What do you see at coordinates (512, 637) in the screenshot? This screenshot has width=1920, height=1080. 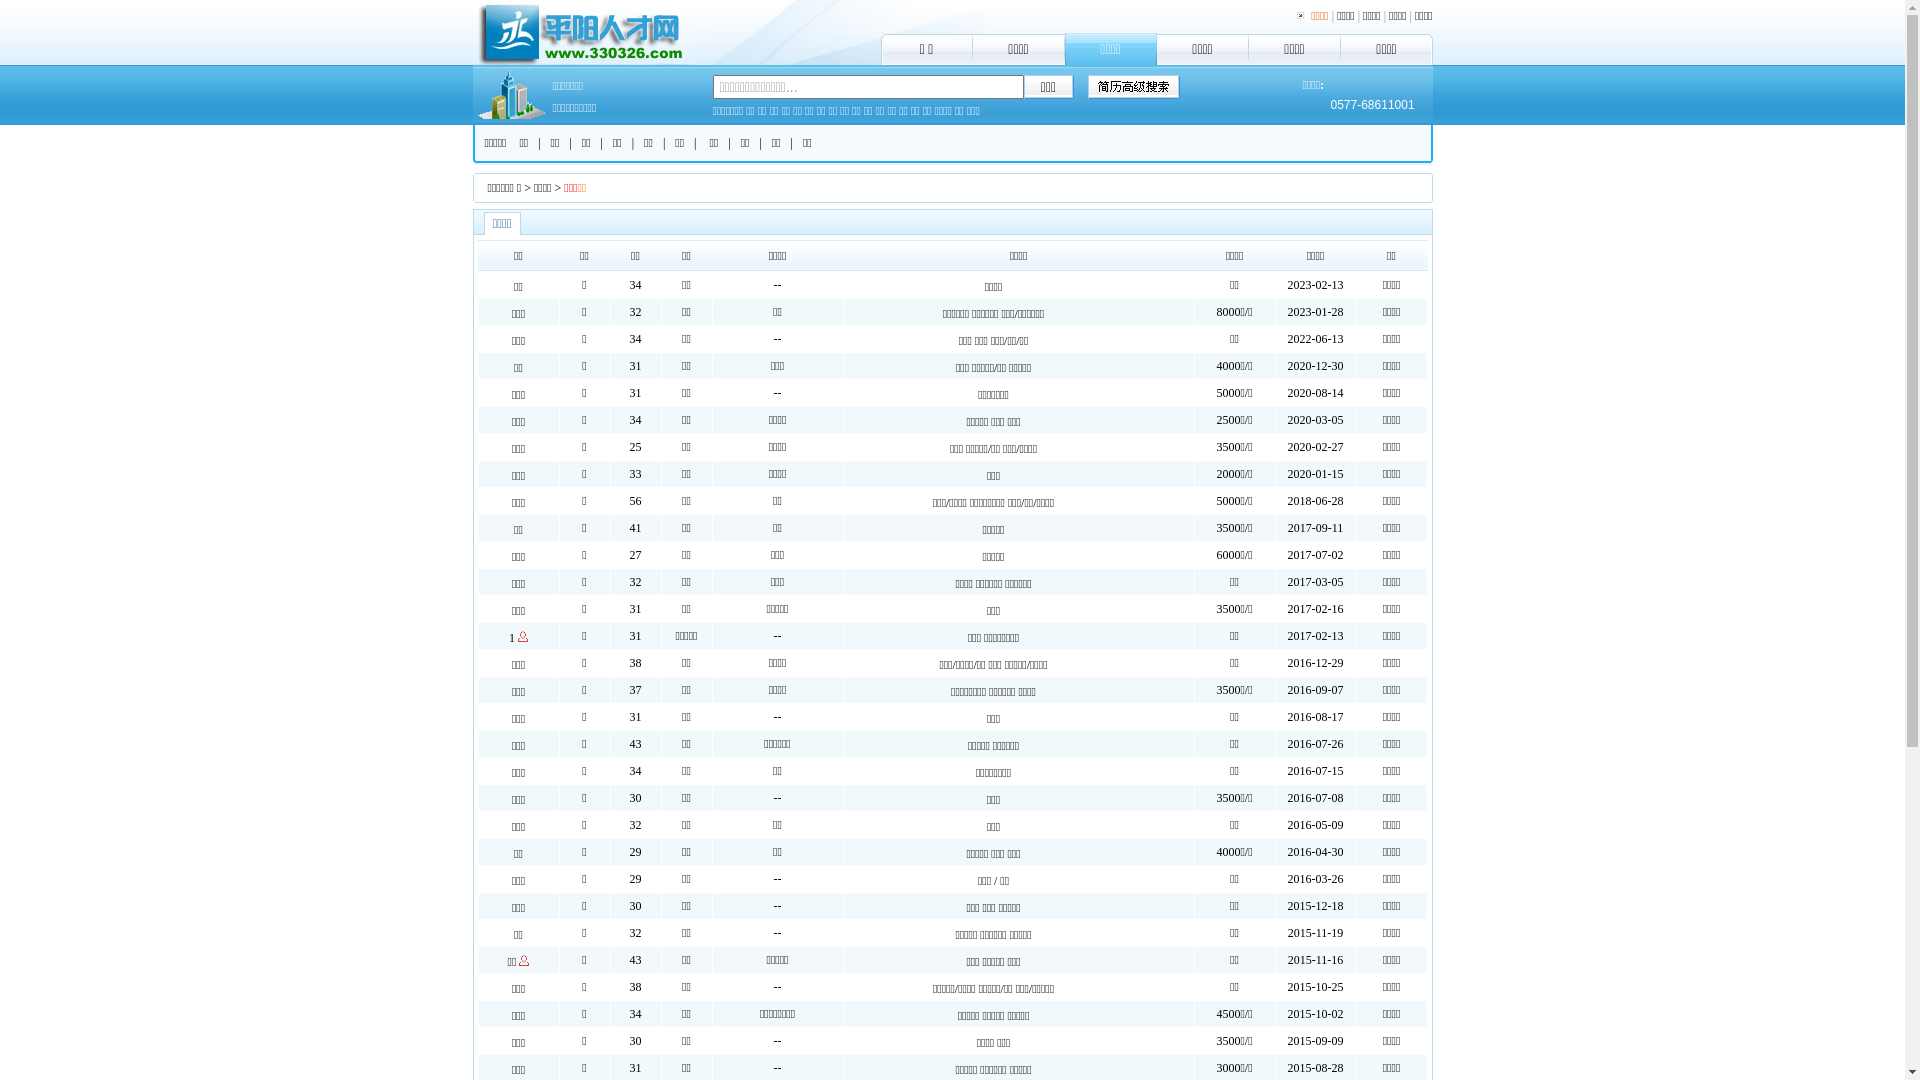 I see `'1'` at bounding box center [512, 637].